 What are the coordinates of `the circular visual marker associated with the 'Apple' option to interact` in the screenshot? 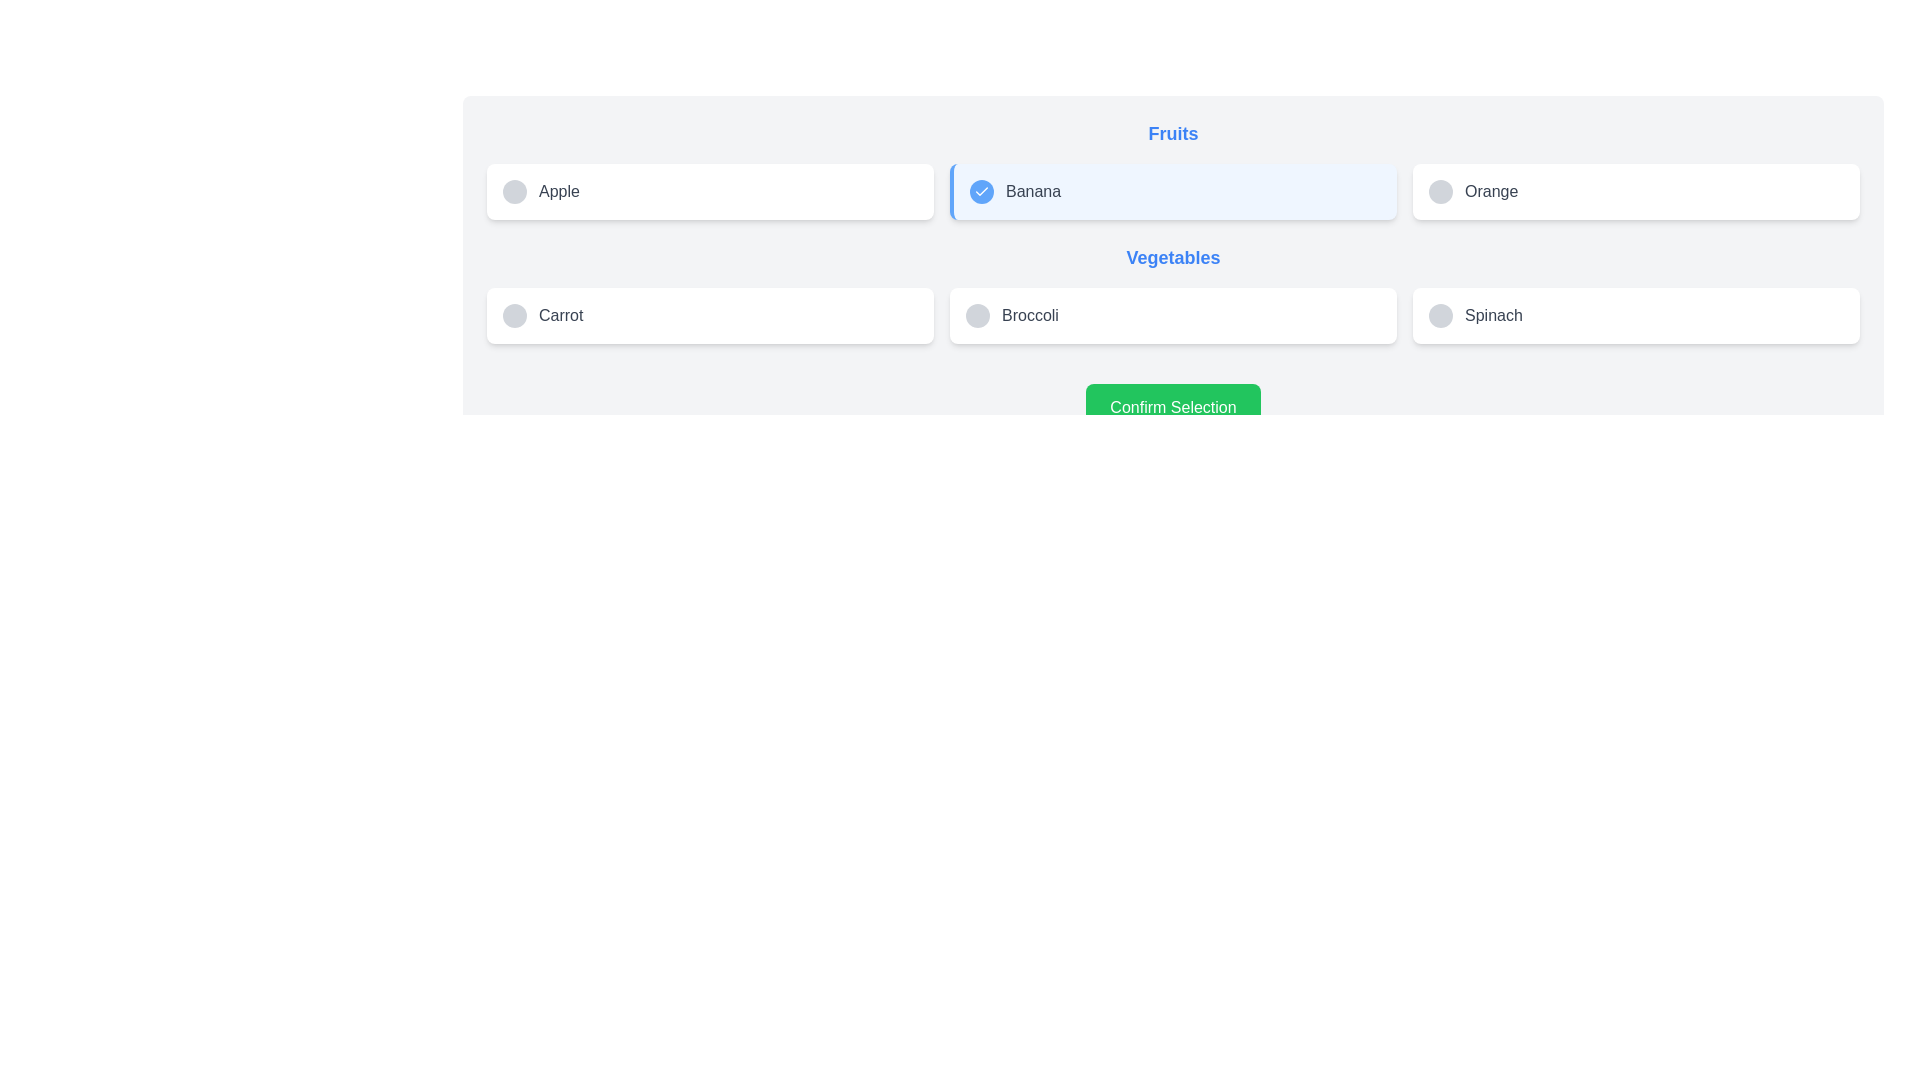 It's located at (514, 192).